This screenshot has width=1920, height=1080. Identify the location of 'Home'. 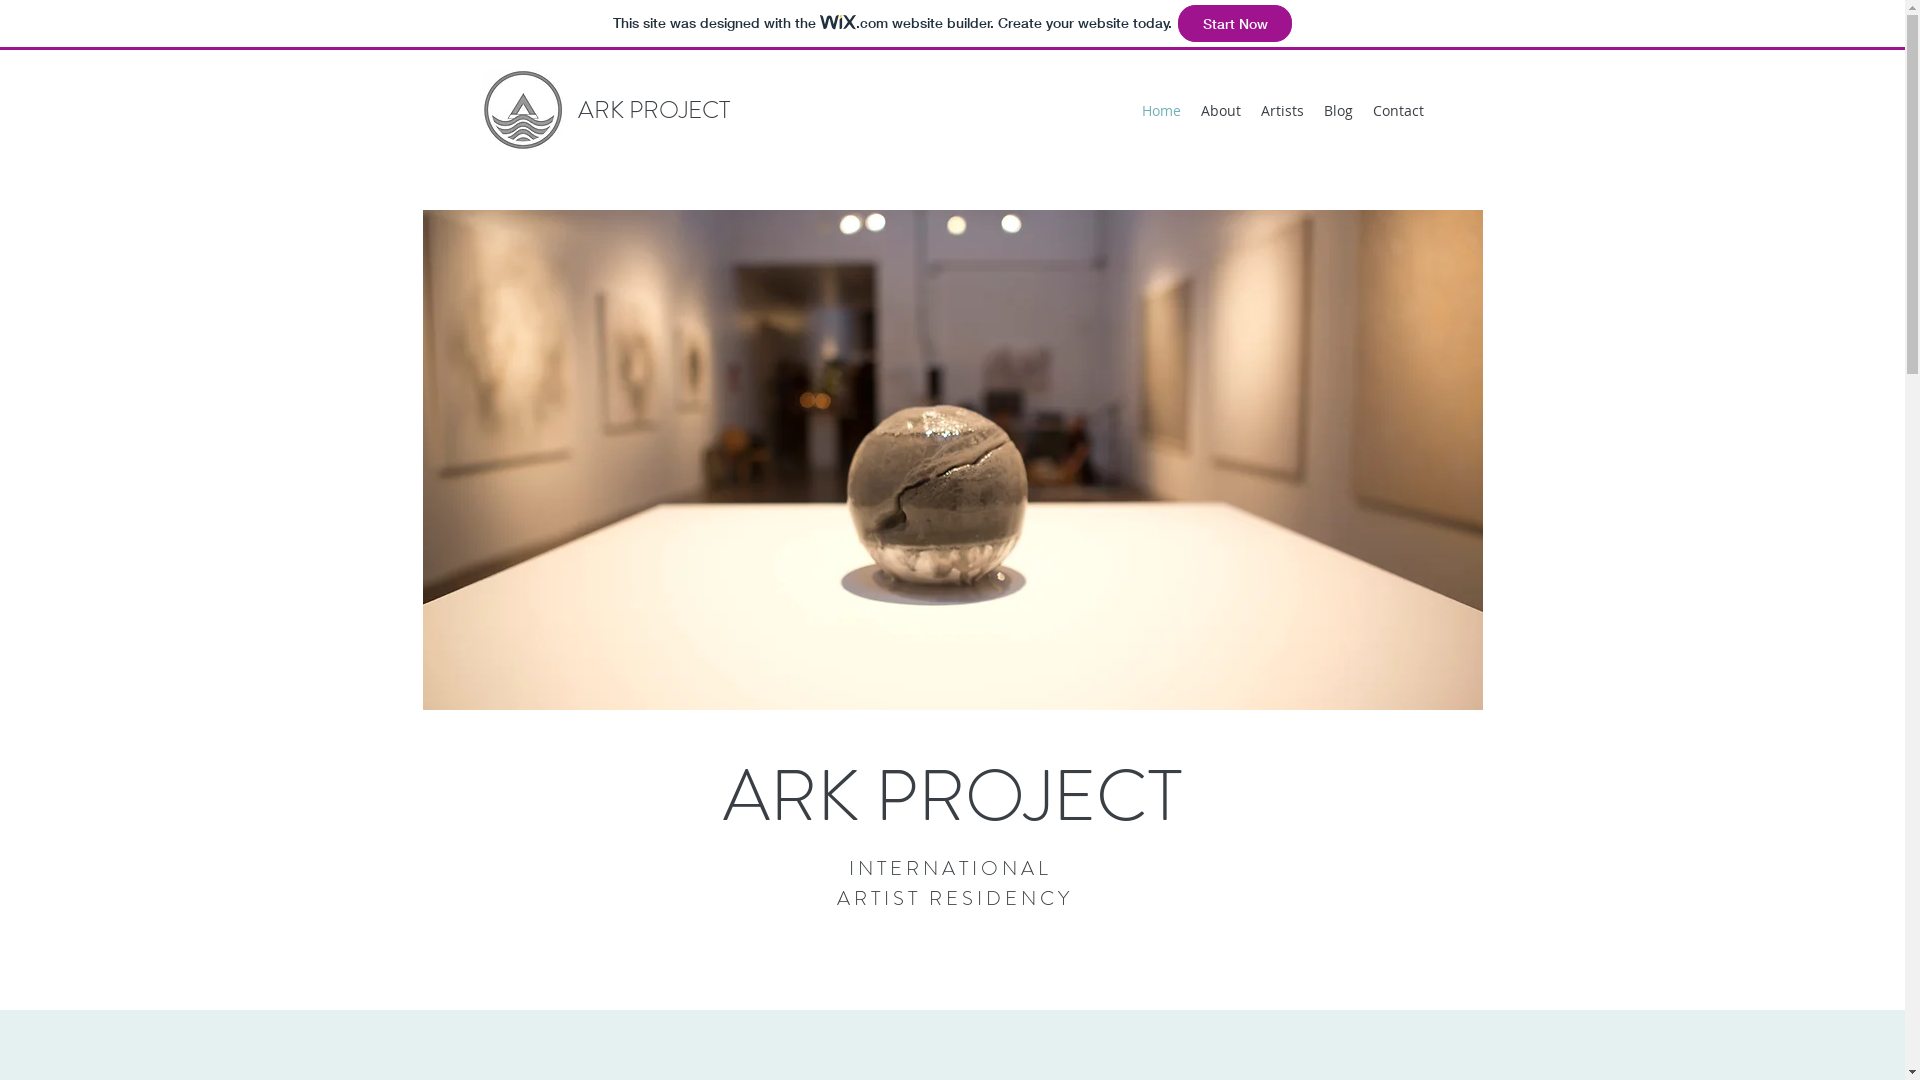
(1161, 111).